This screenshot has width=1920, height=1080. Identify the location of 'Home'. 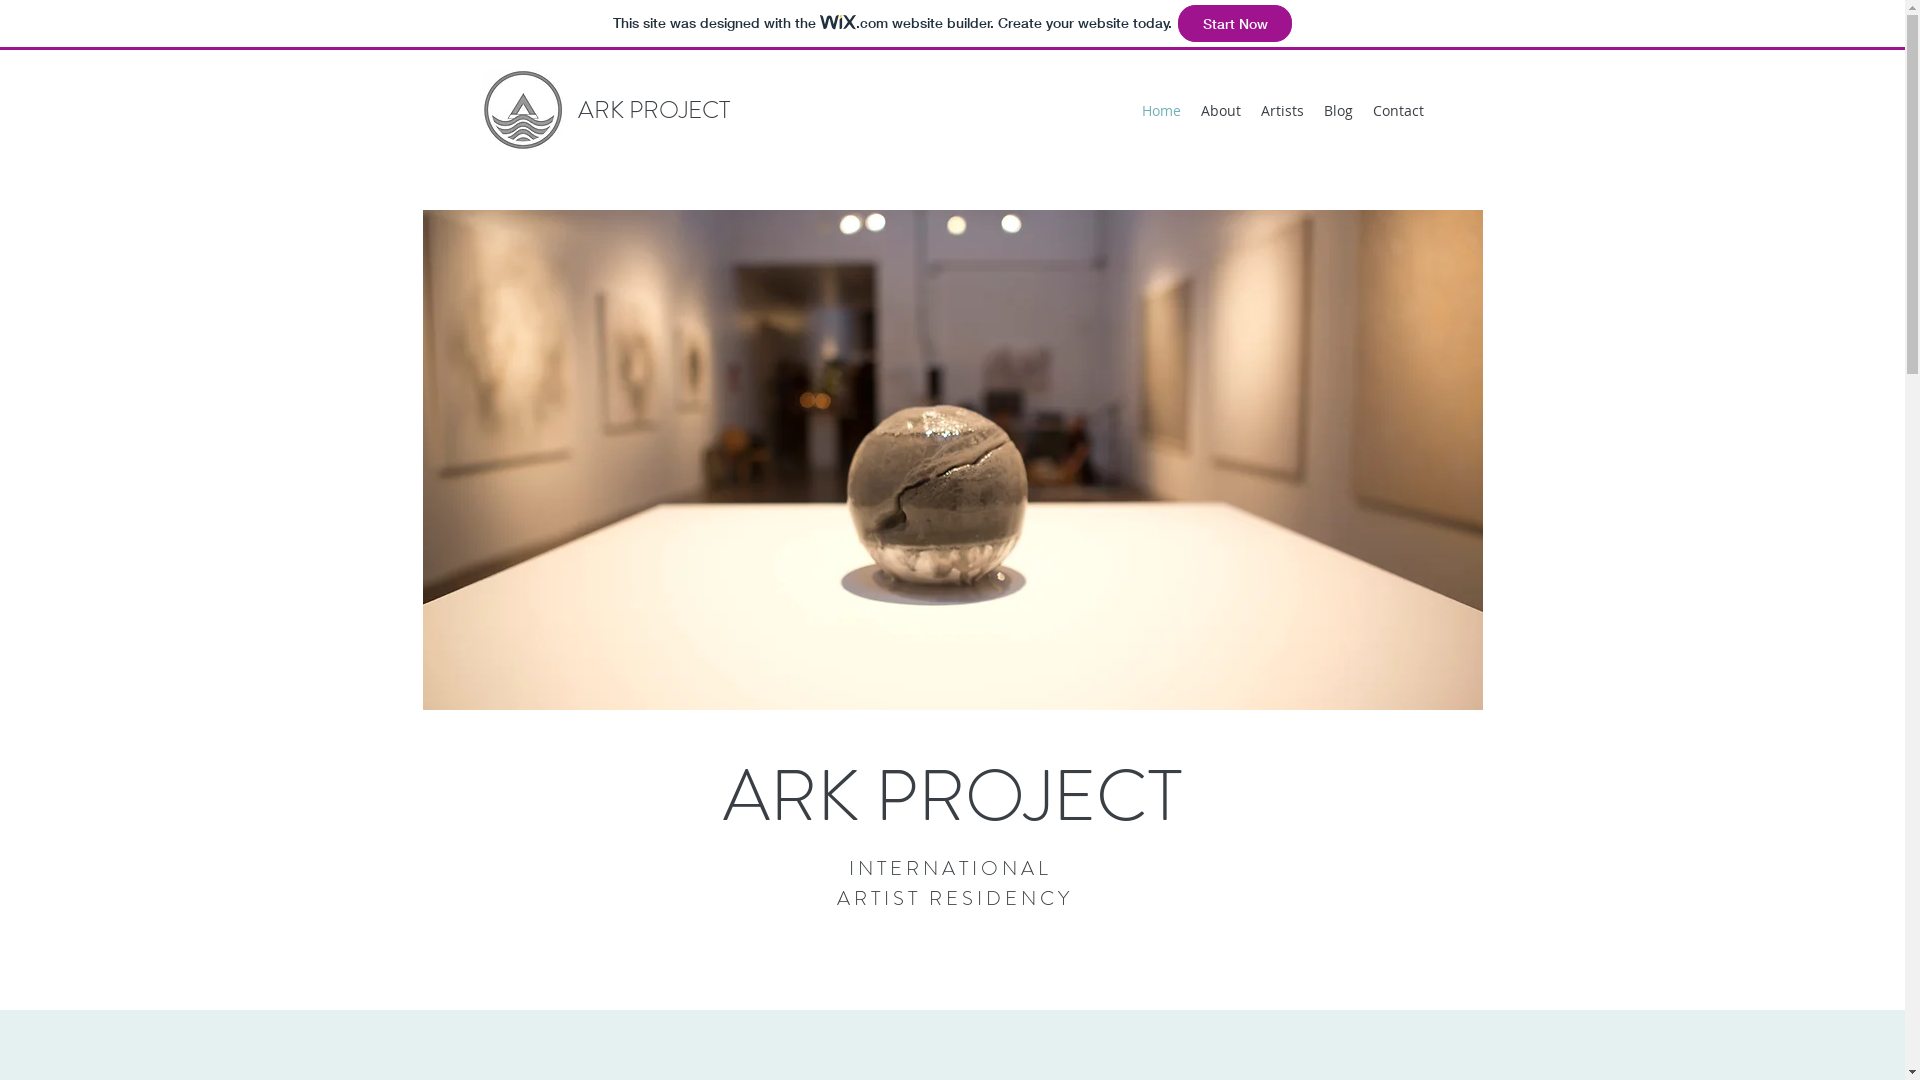
(1161, 111).